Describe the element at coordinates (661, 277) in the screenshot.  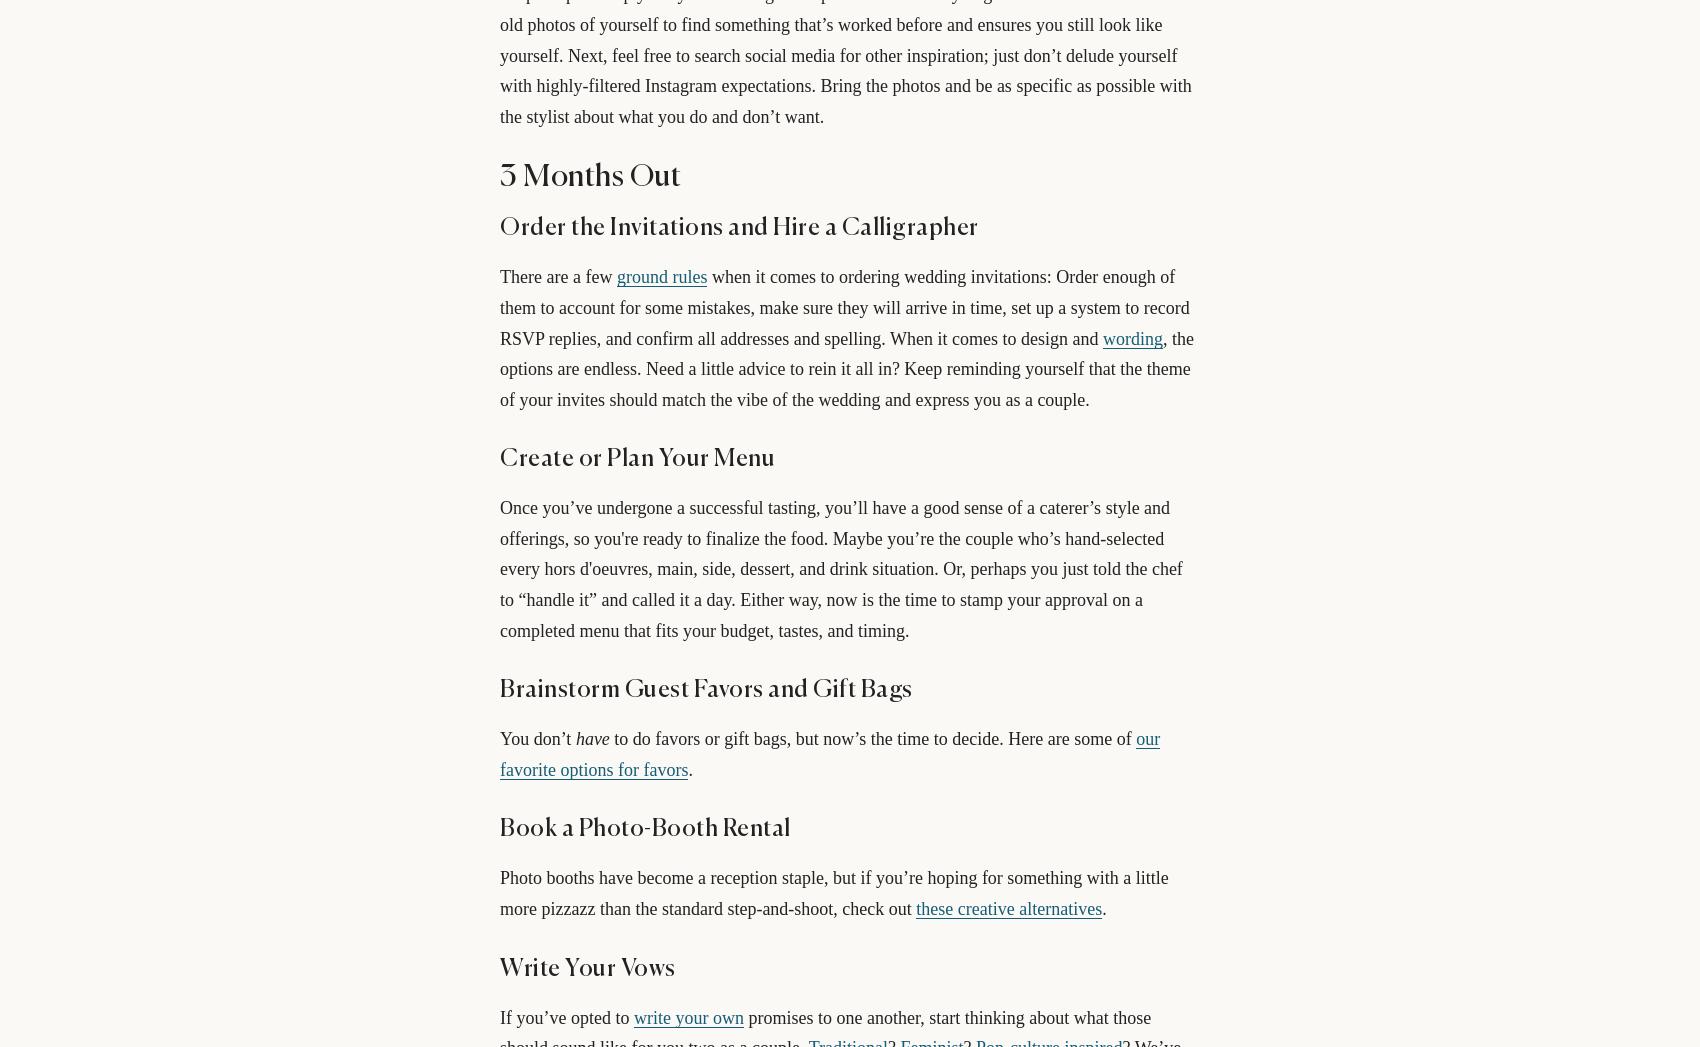
I see `'ground rules'` at that location.